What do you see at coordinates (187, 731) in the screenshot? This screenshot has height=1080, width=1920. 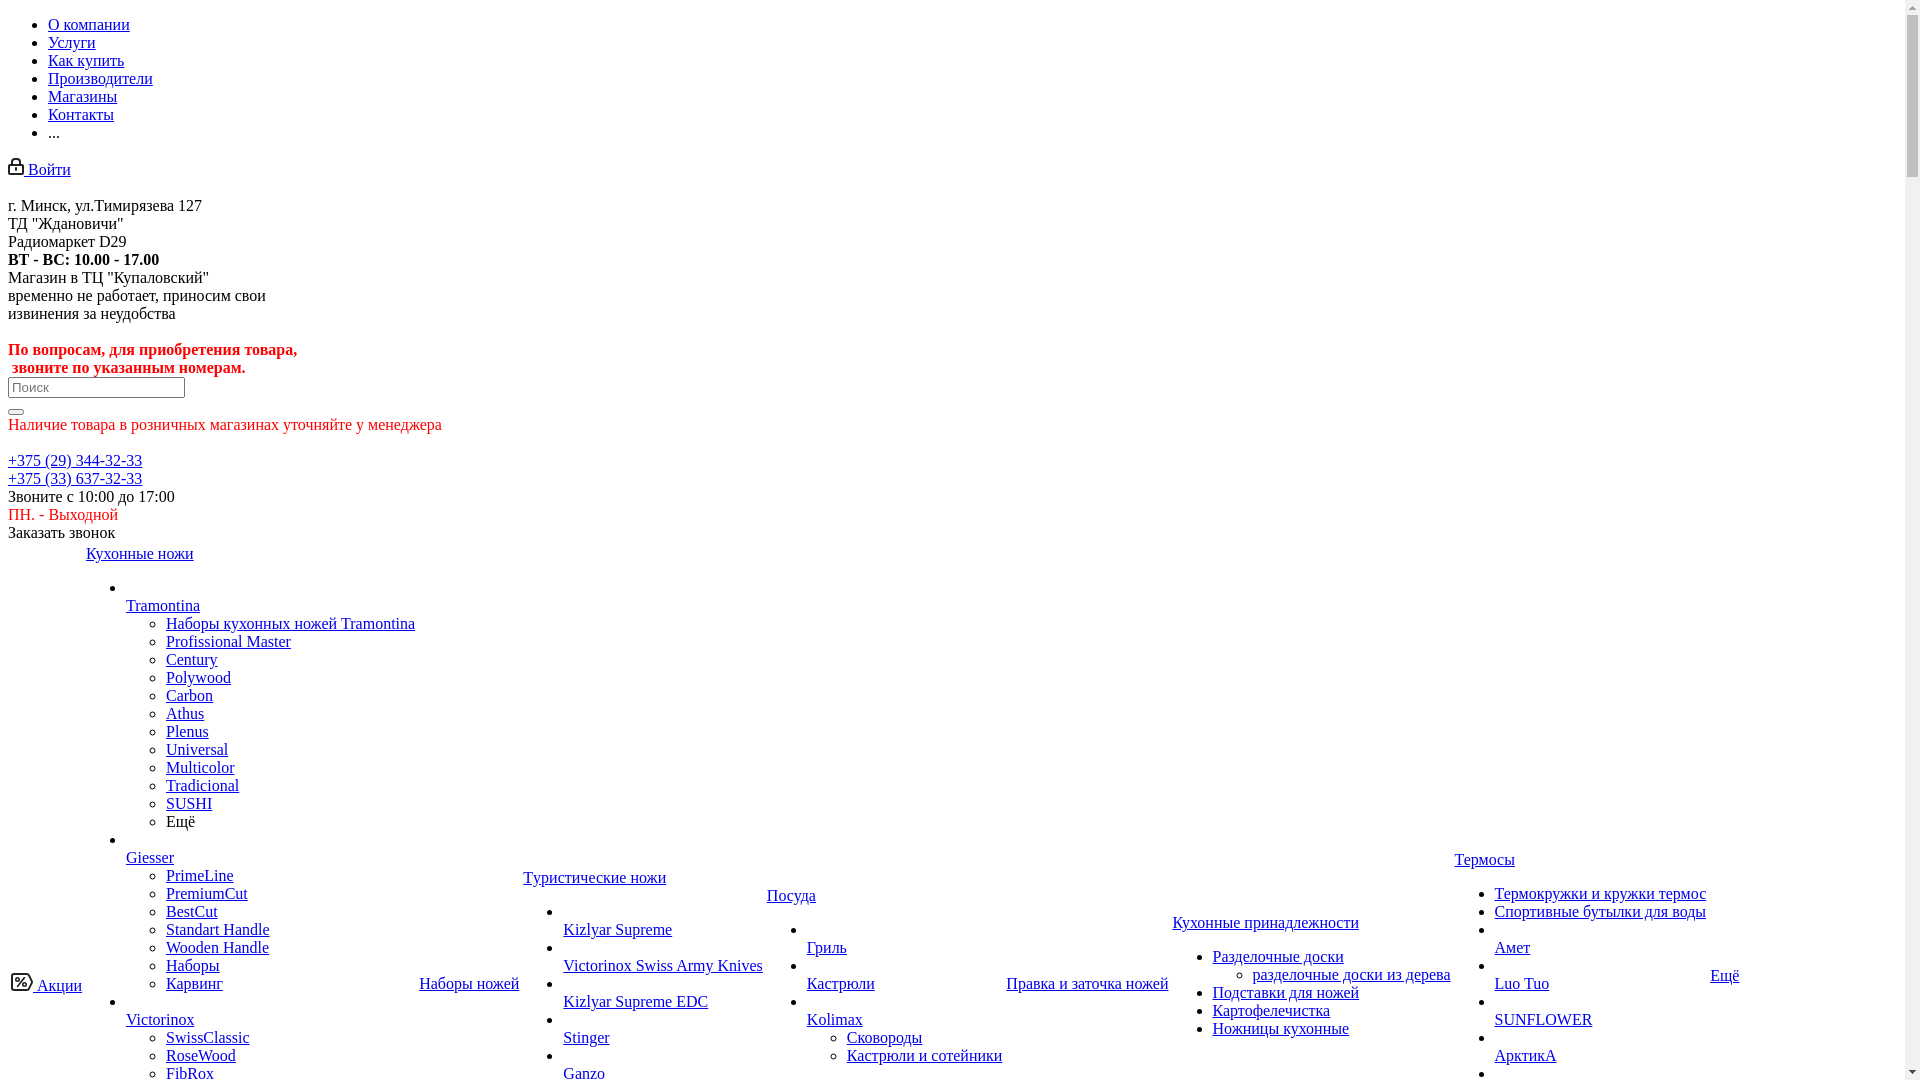 I see `'Plenus'` at bounding box center [187, 731].